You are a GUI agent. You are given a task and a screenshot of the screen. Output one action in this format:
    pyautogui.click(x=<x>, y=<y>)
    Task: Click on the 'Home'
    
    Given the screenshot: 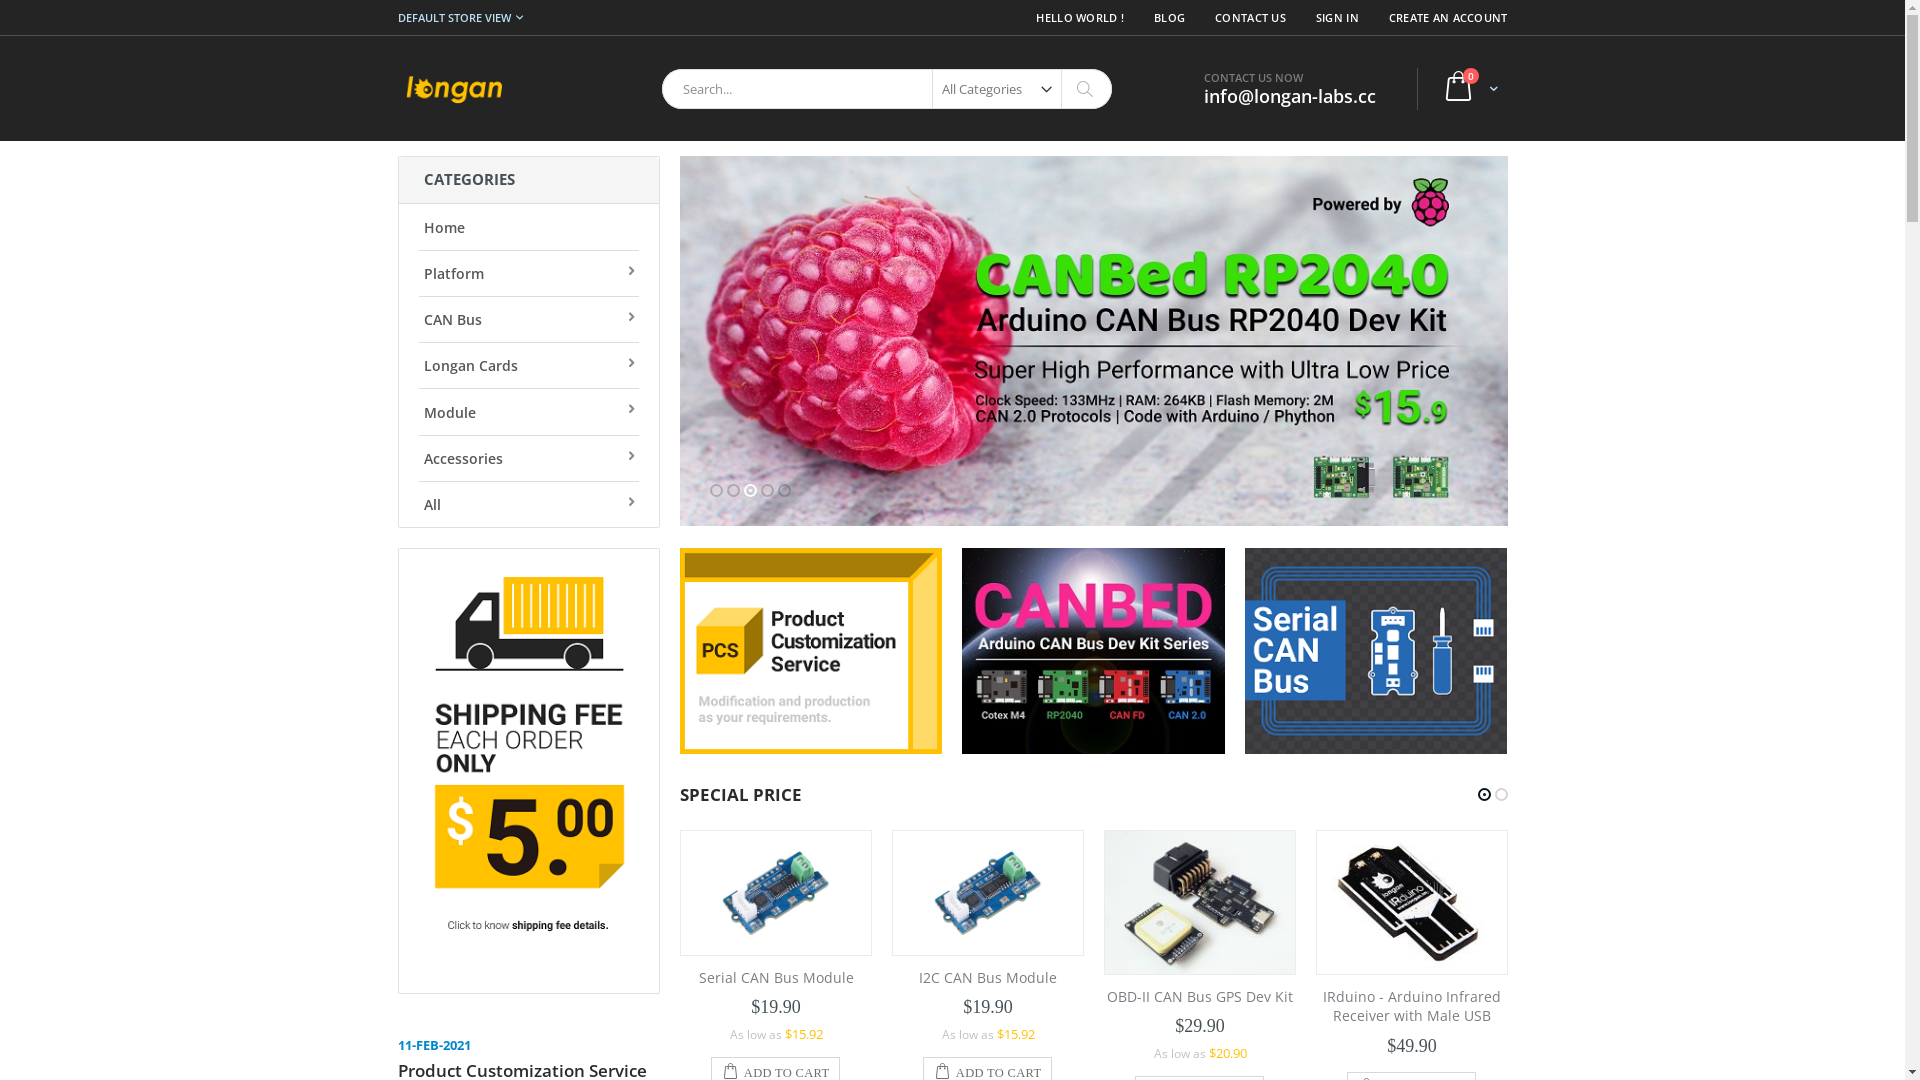 What is the action you would take?
    pyautogui.click(x=528, y=225)
    